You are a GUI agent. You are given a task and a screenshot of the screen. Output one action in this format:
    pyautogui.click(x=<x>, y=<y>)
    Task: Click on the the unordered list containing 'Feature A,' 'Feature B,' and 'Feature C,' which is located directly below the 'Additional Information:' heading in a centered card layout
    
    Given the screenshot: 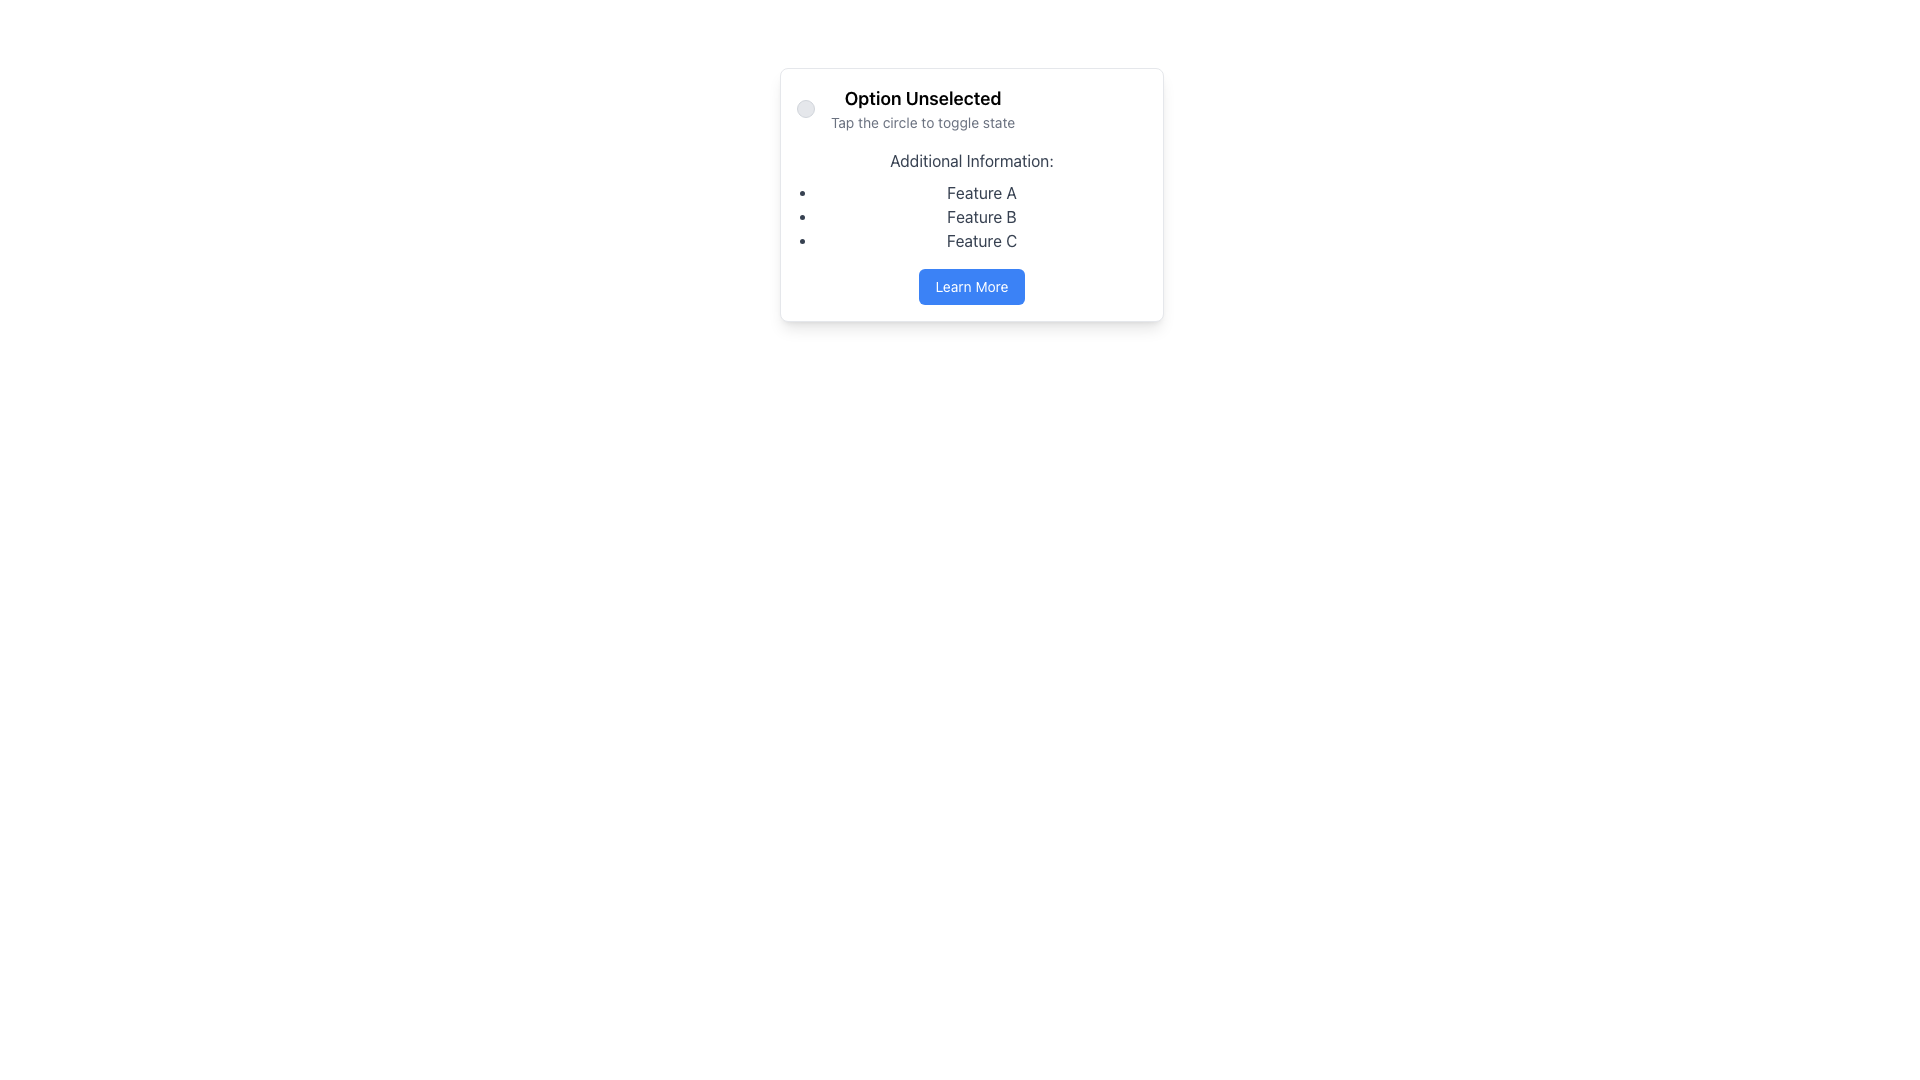 What is the action you would take?
    pyautogui.click(x=971, y=216)
    